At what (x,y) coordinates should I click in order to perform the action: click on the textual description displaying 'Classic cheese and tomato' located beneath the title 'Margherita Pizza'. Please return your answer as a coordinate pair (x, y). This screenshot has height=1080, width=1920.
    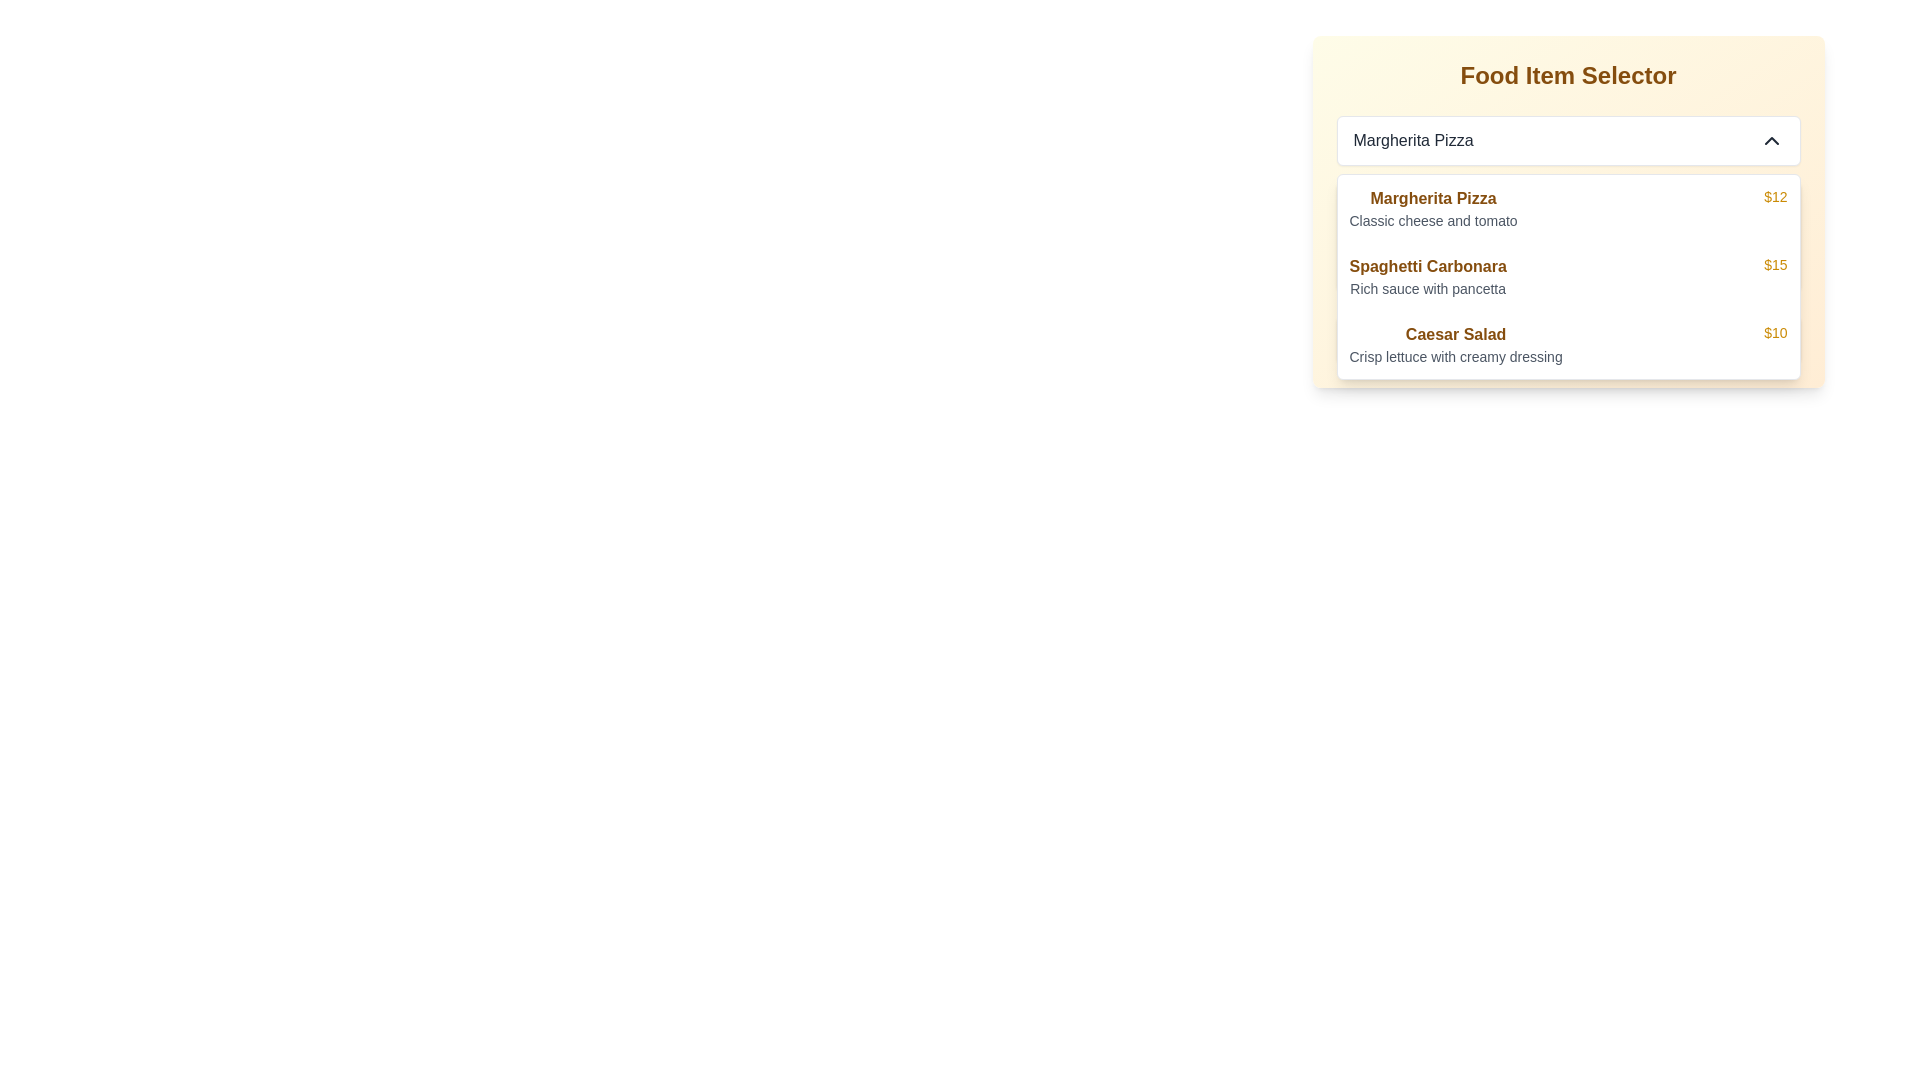
    Looking at the image, I should click on (1567, 238).